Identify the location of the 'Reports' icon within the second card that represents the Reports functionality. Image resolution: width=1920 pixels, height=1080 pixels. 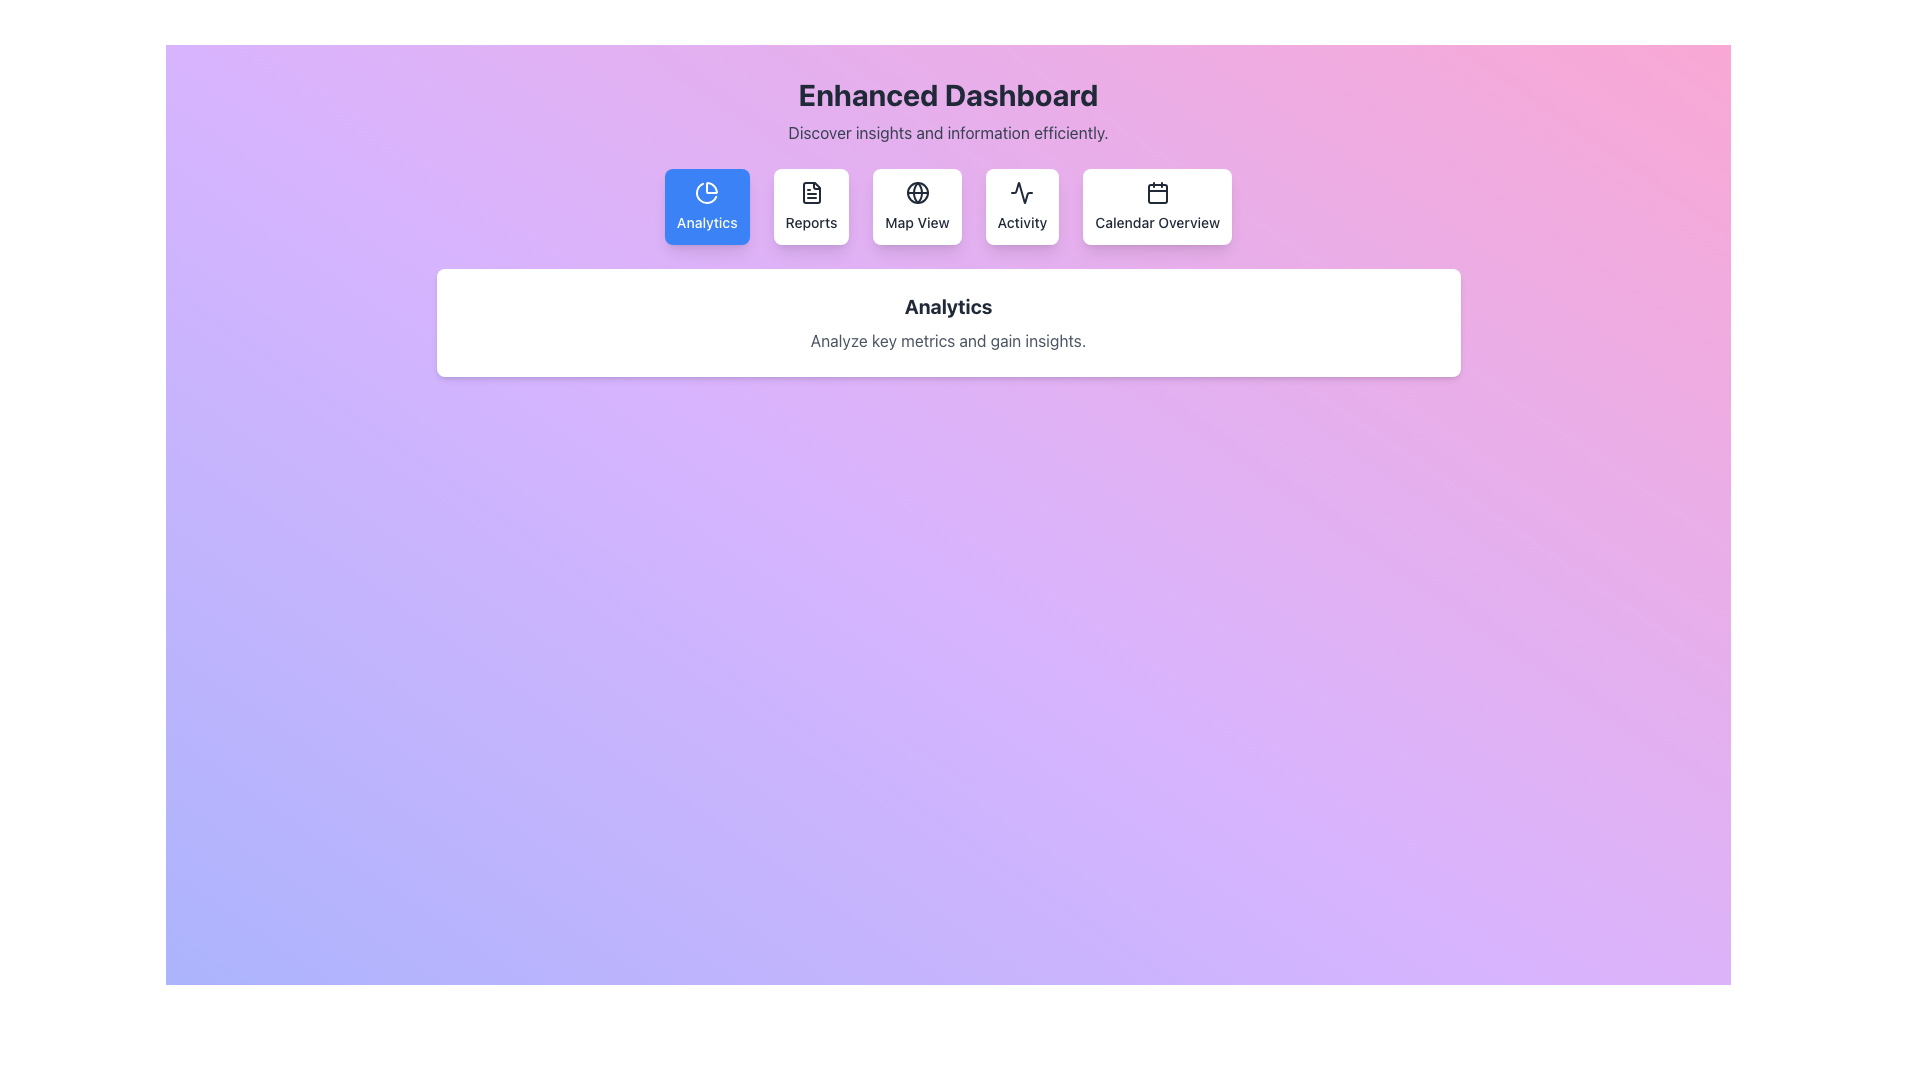
(811, 192).